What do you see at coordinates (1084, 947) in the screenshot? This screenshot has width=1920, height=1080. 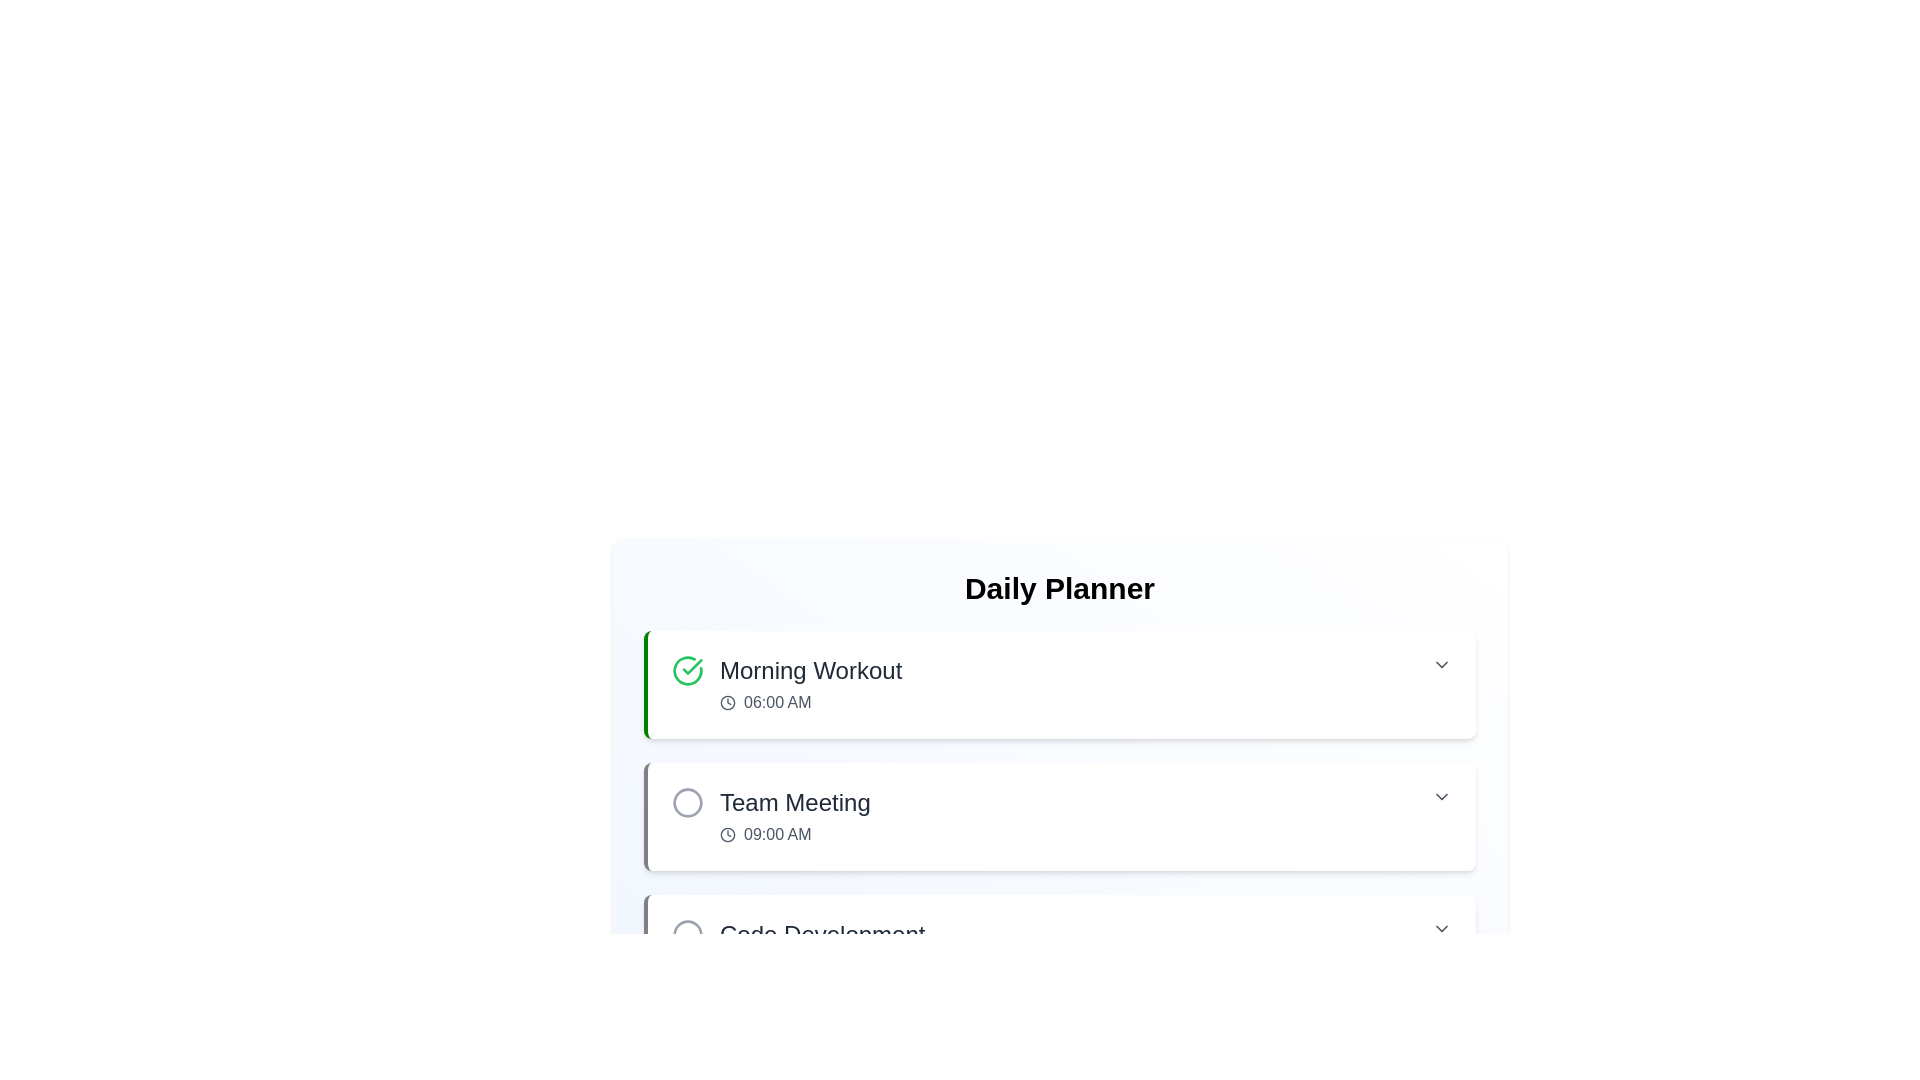 I see `the task entry labeled 'Code Development'` at bounding box center [1084, 947].